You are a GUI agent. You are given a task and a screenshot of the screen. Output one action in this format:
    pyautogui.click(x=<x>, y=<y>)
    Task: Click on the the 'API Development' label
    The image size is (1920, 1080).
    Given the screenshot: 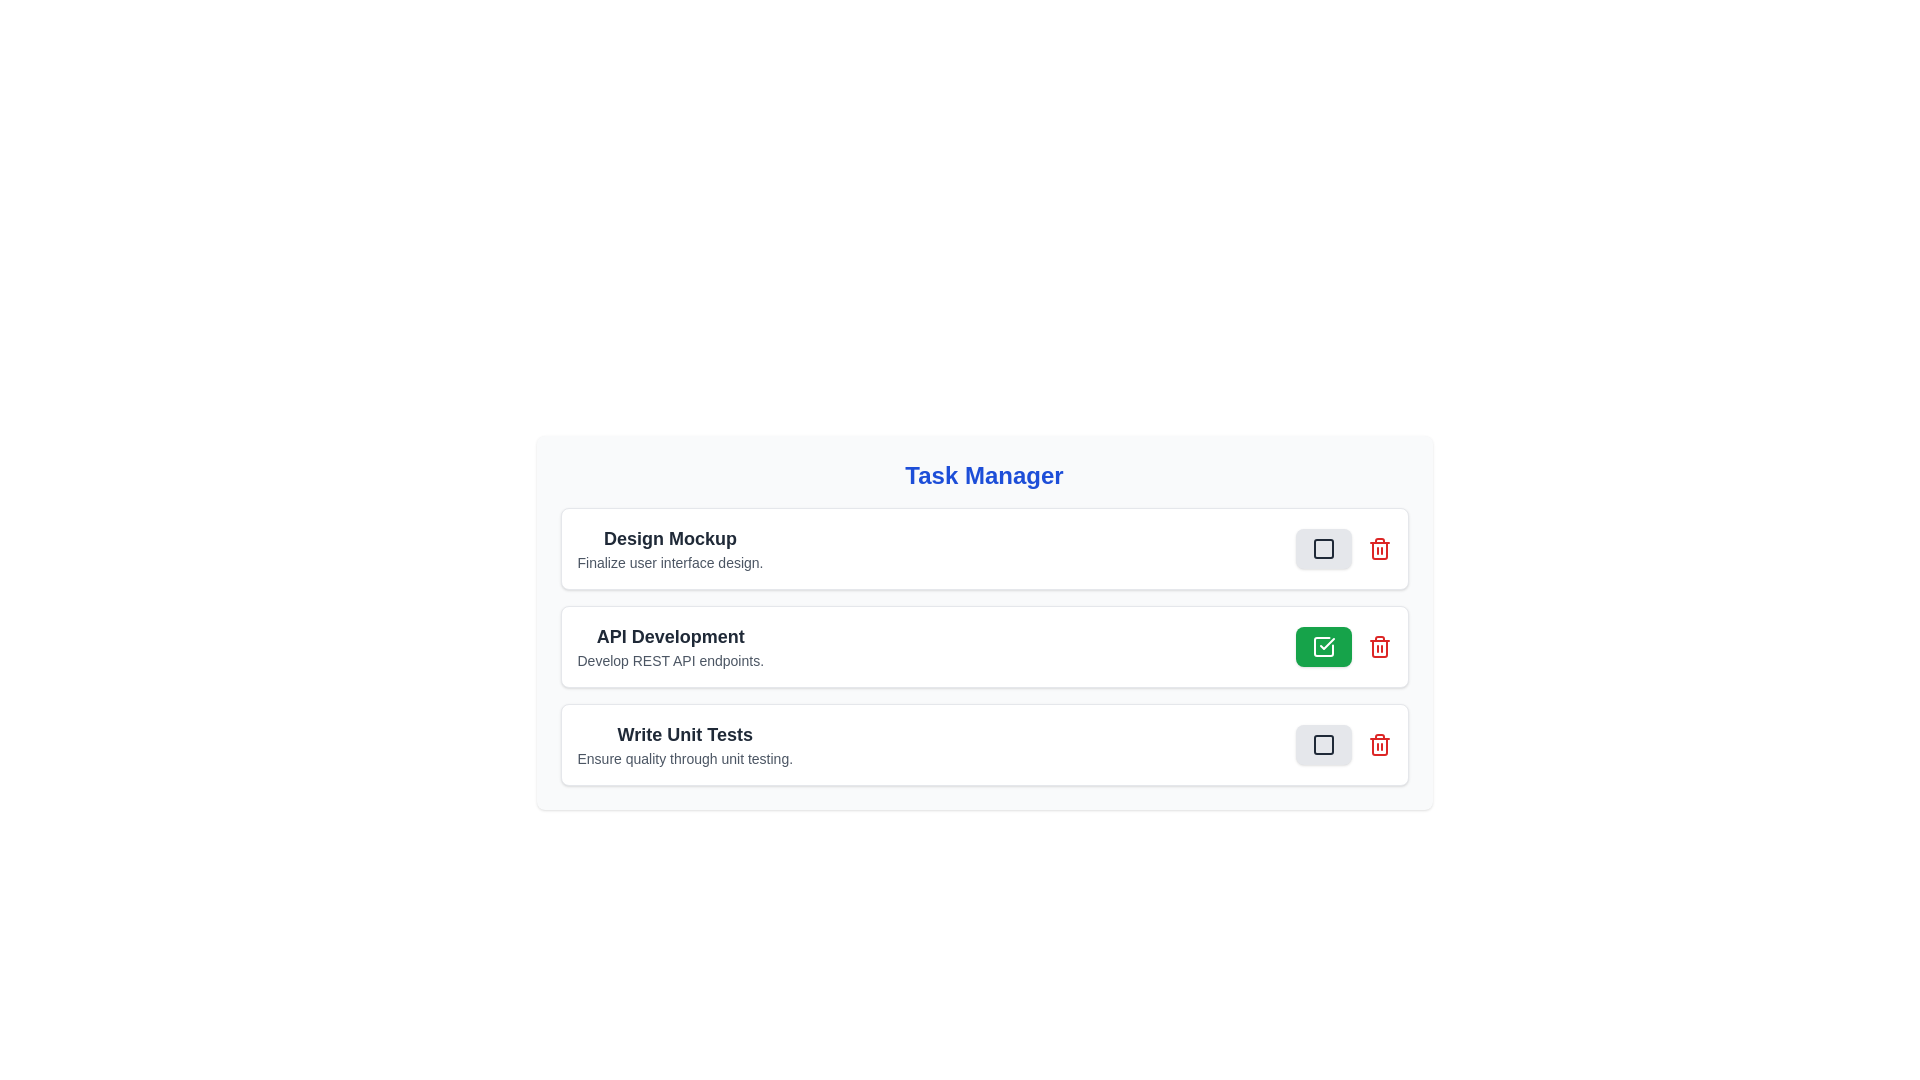 What is the action you would take?
    pyautogui.click(x=670, y=636)
    